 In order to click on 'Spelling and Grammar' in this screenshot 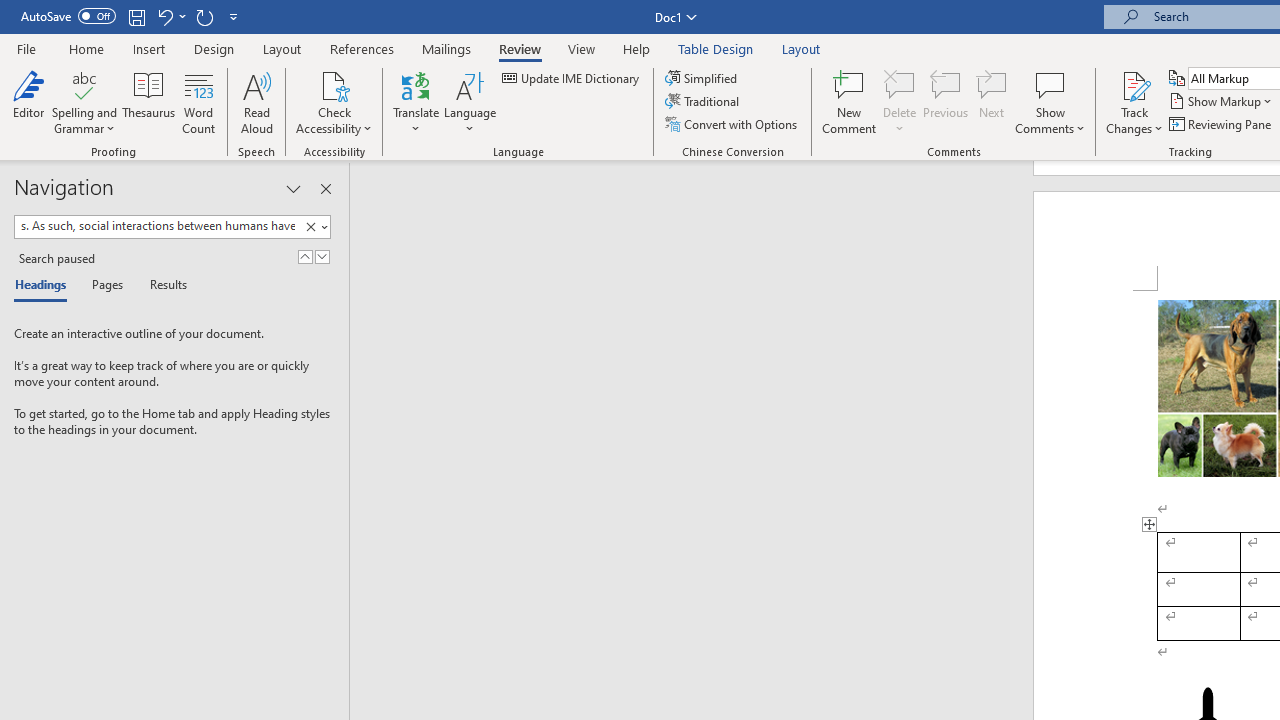, I will do `click(84, 103)`.